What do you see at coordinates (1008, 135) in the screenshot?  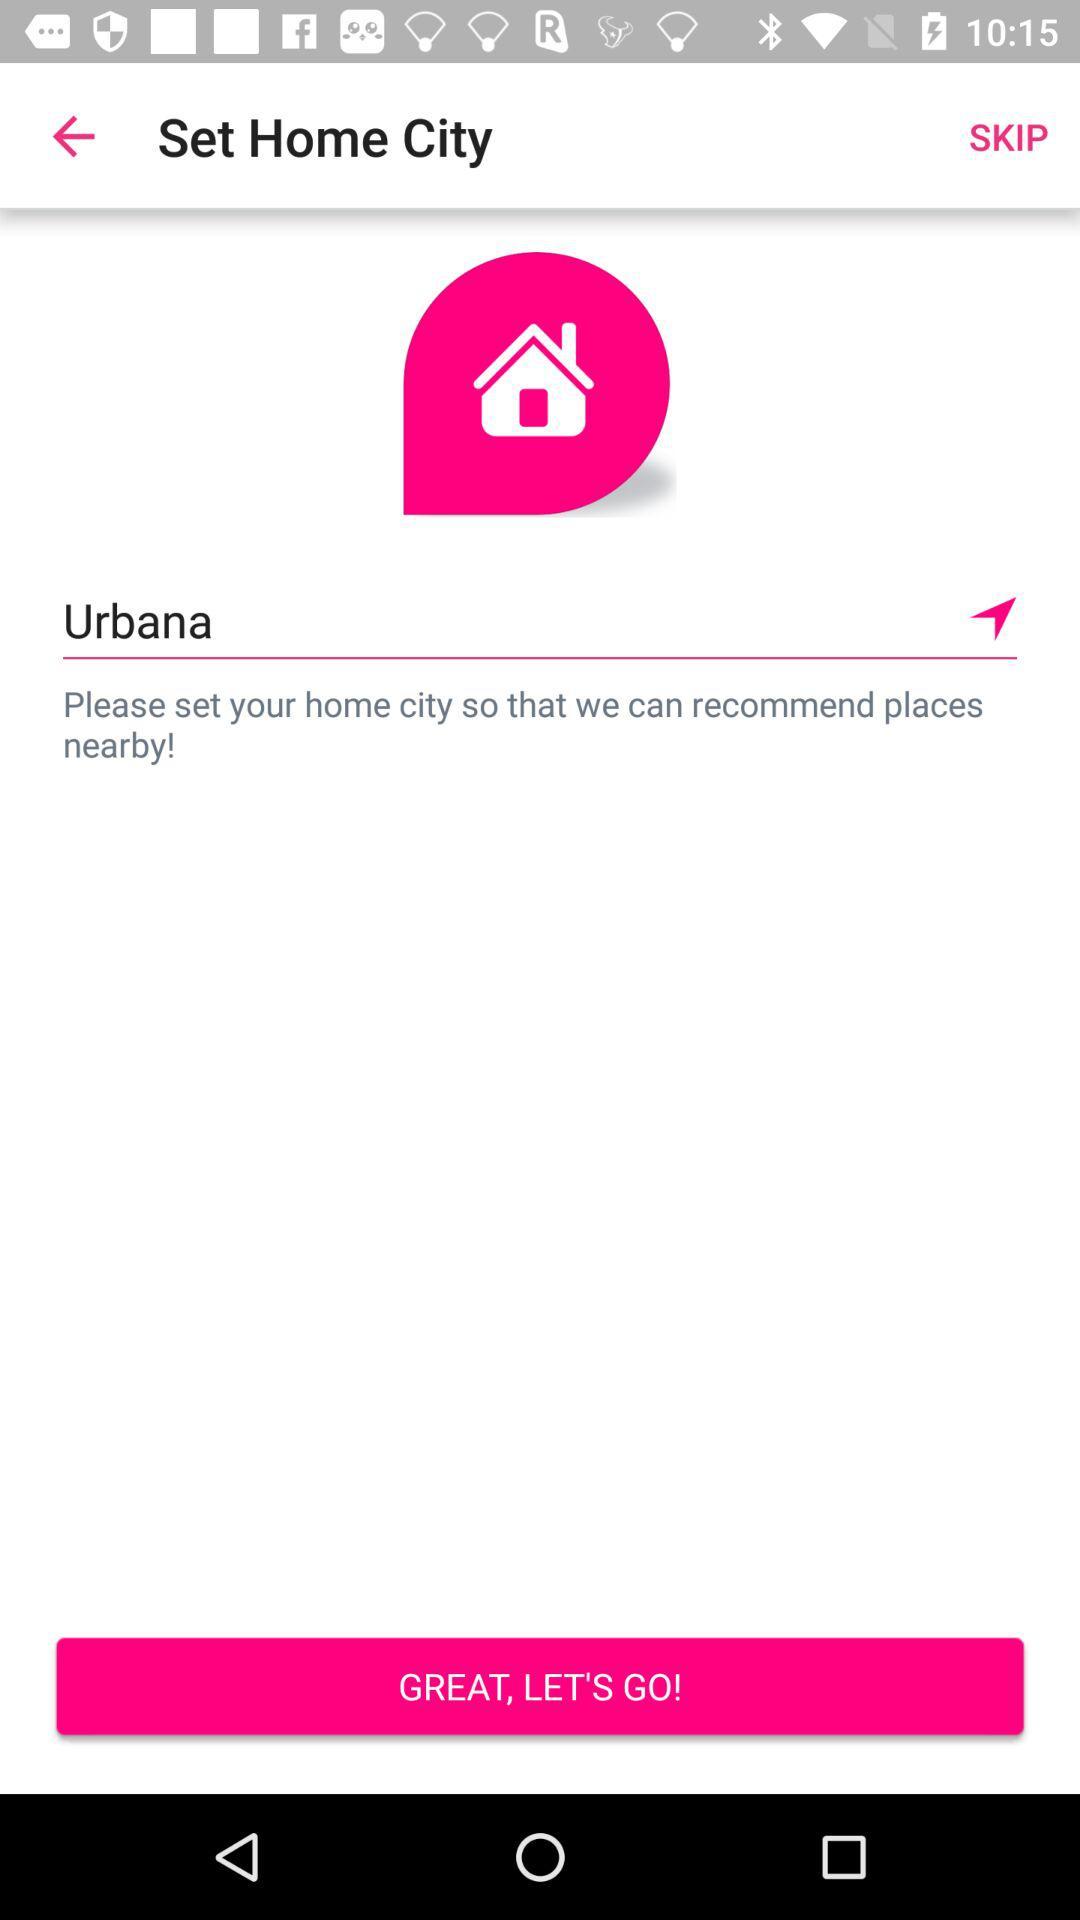 I see `the item next to set home city icon` at bounding box center [1008, 135].